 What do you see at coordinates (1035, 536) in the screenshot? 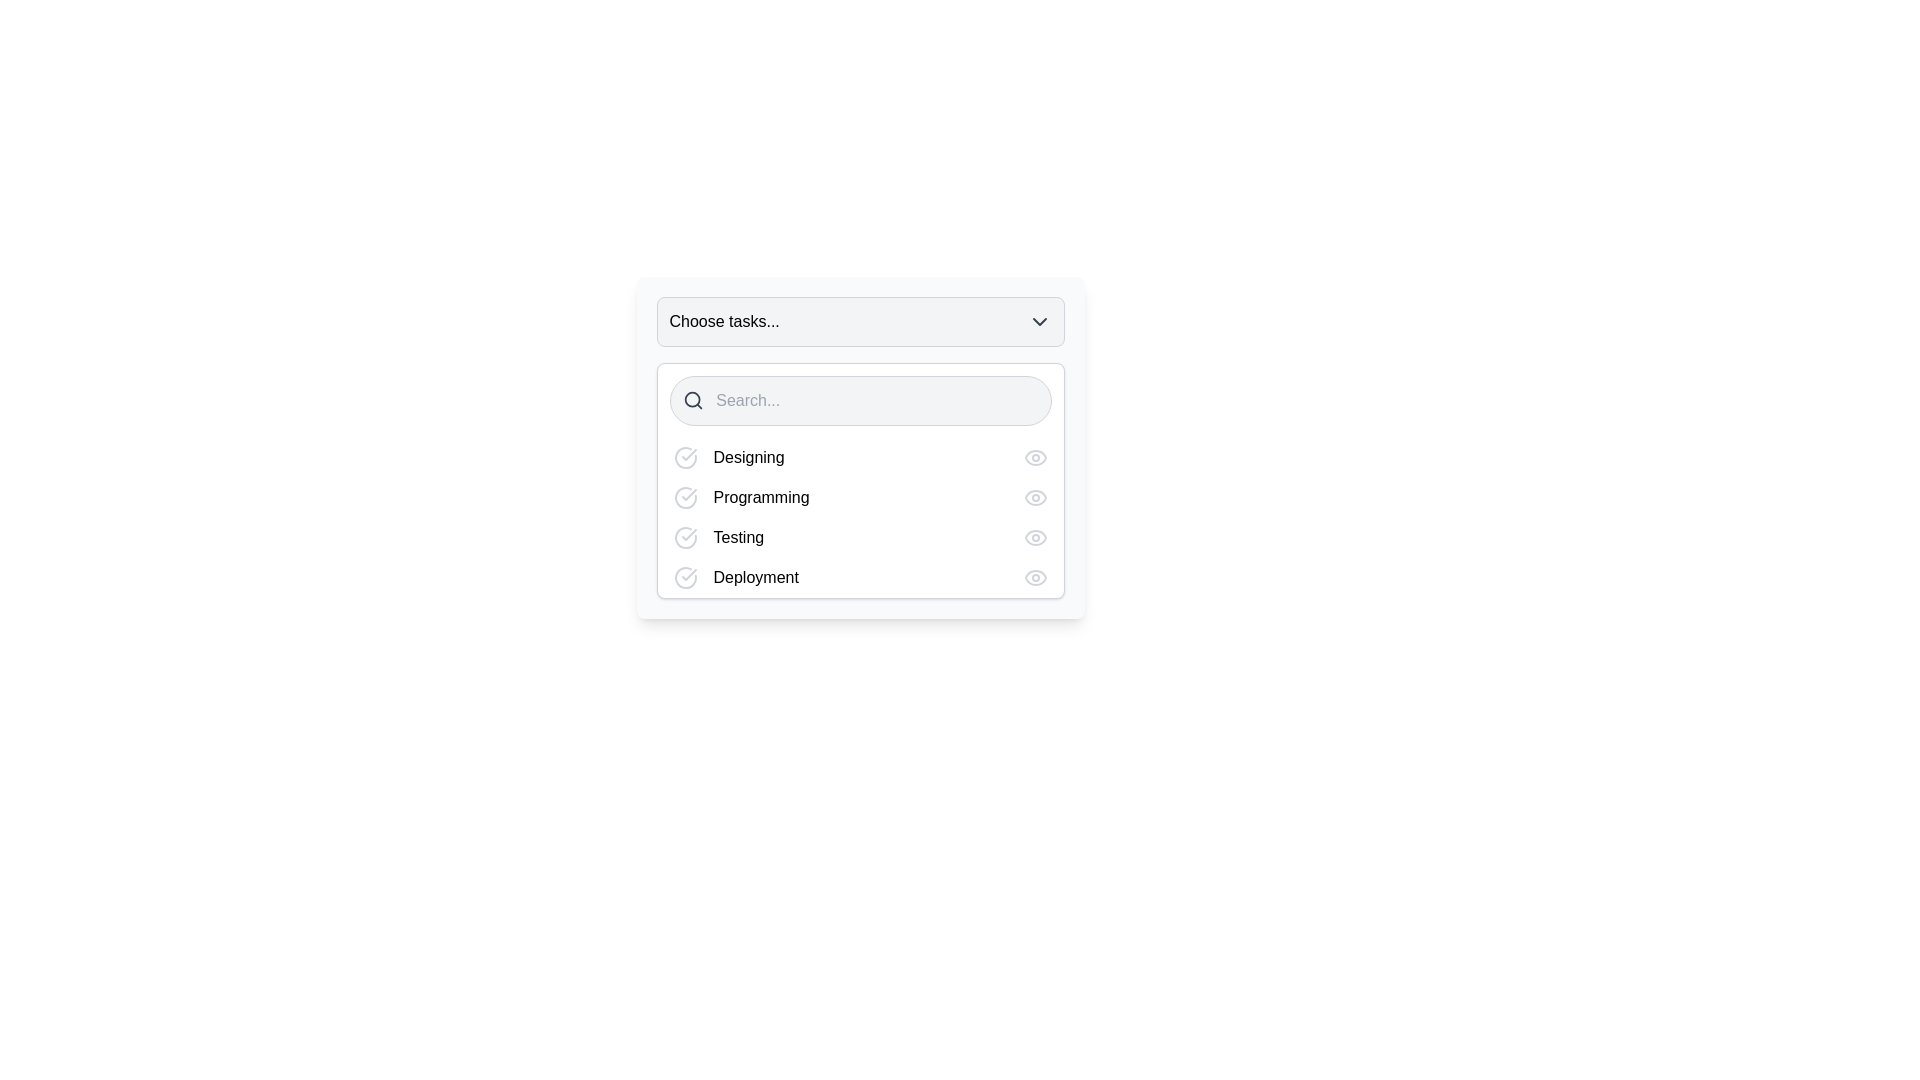
I see `the SVG icon button located to the far right of the row labeled 'Testing'` at bounding box center [1035, 536].